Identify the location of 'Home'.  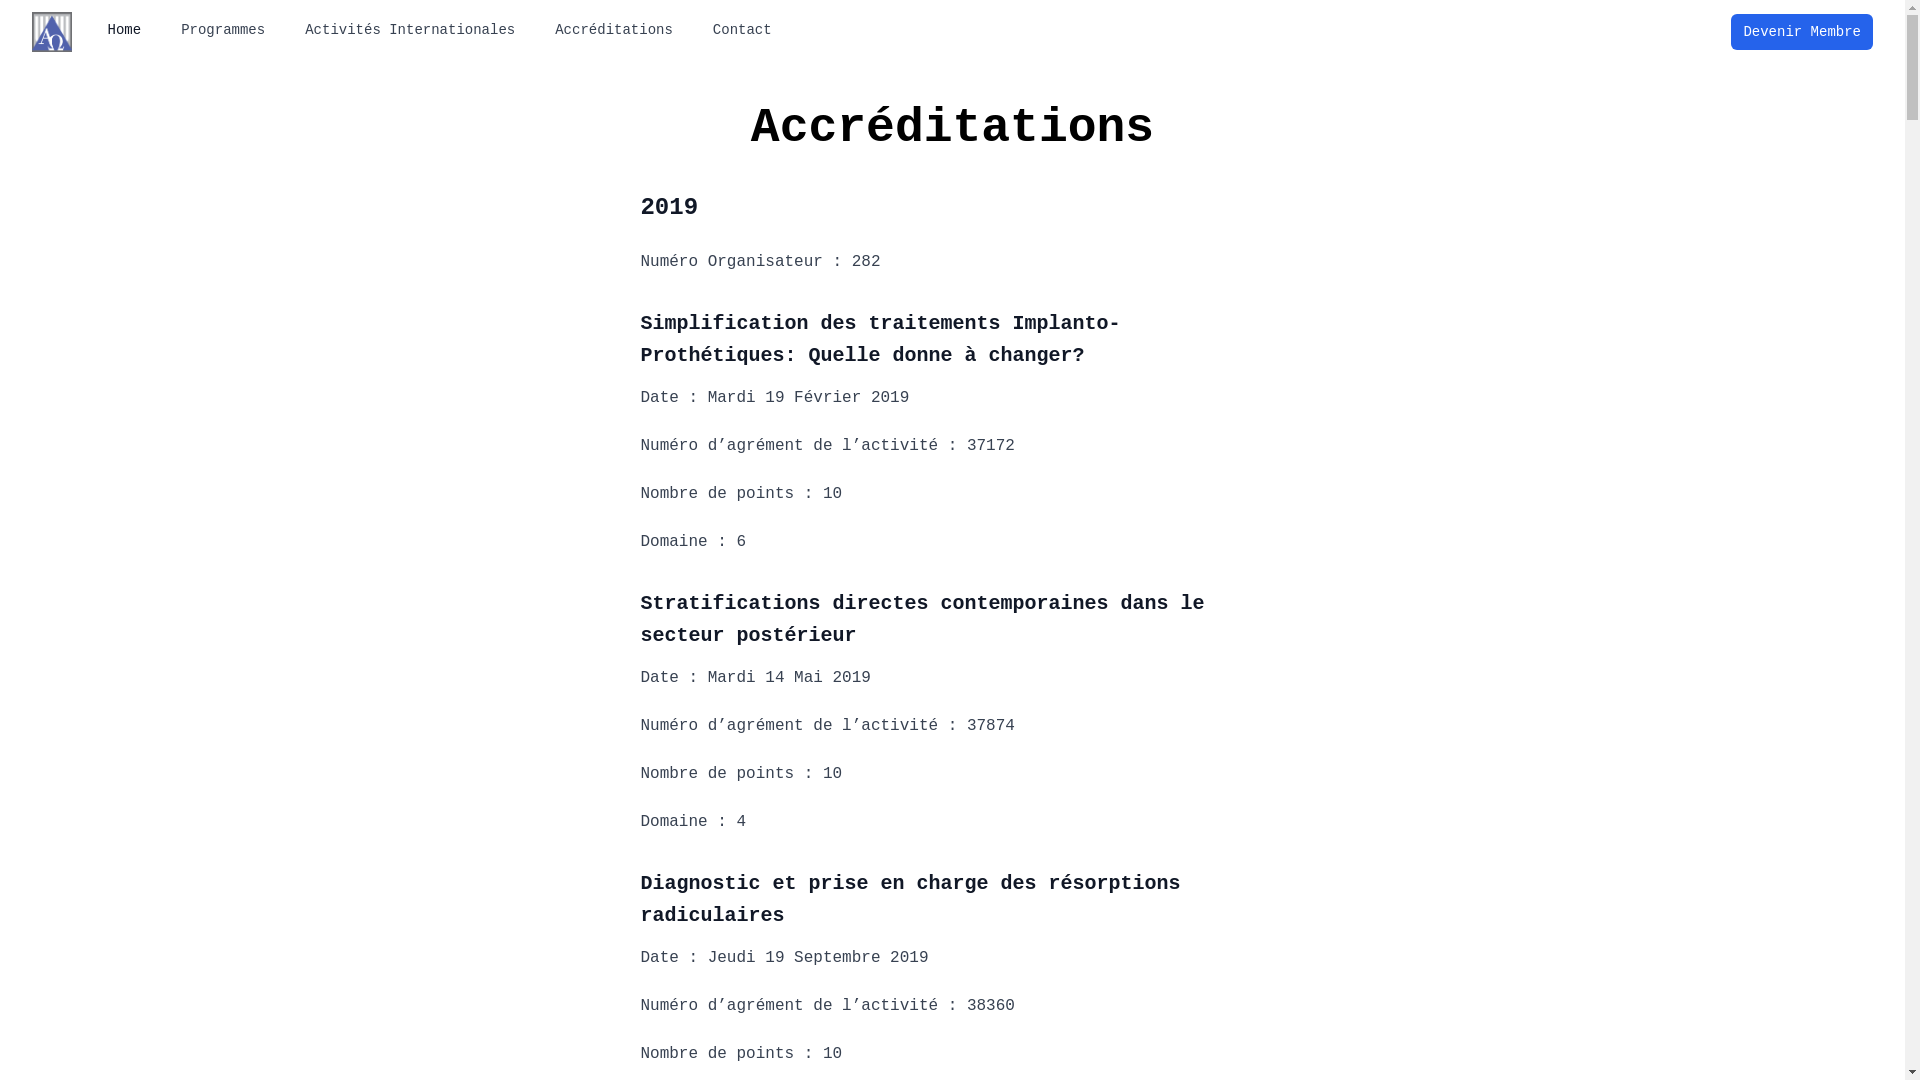
(95, 30).